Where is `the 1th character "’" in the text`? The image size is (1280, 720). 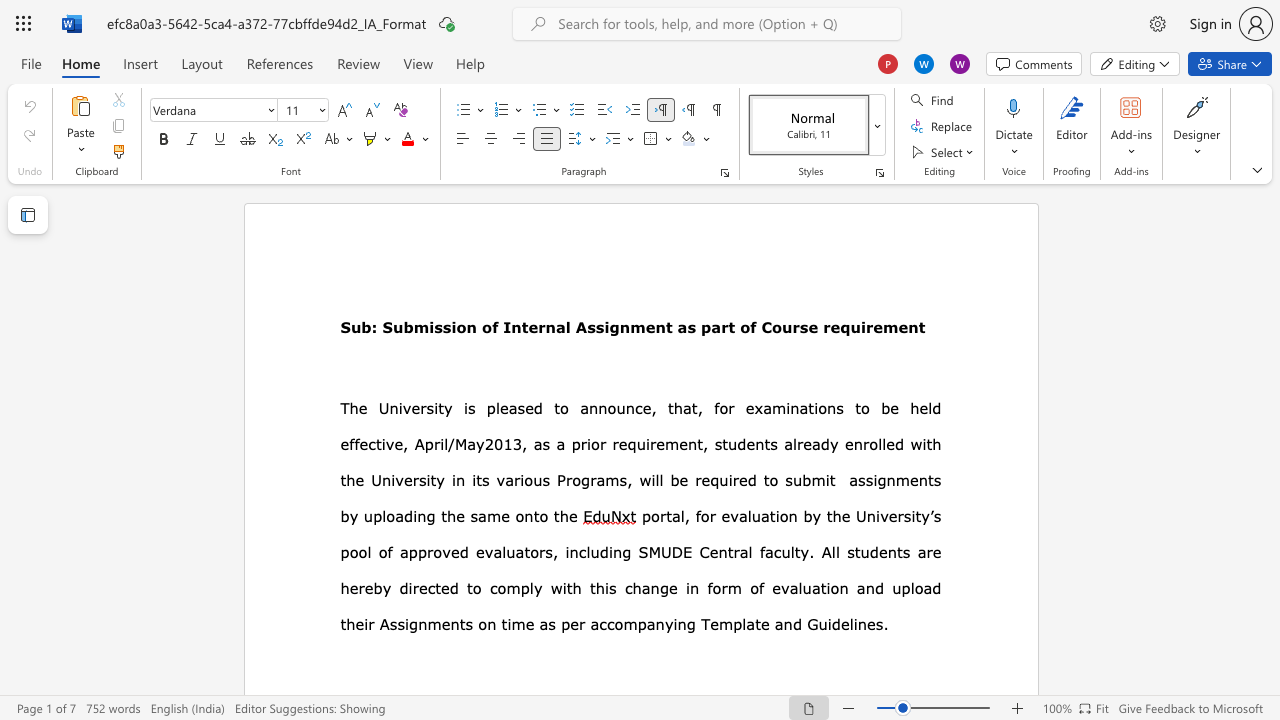
the 1th character "’" in the text is located at coordinates (930, 515).